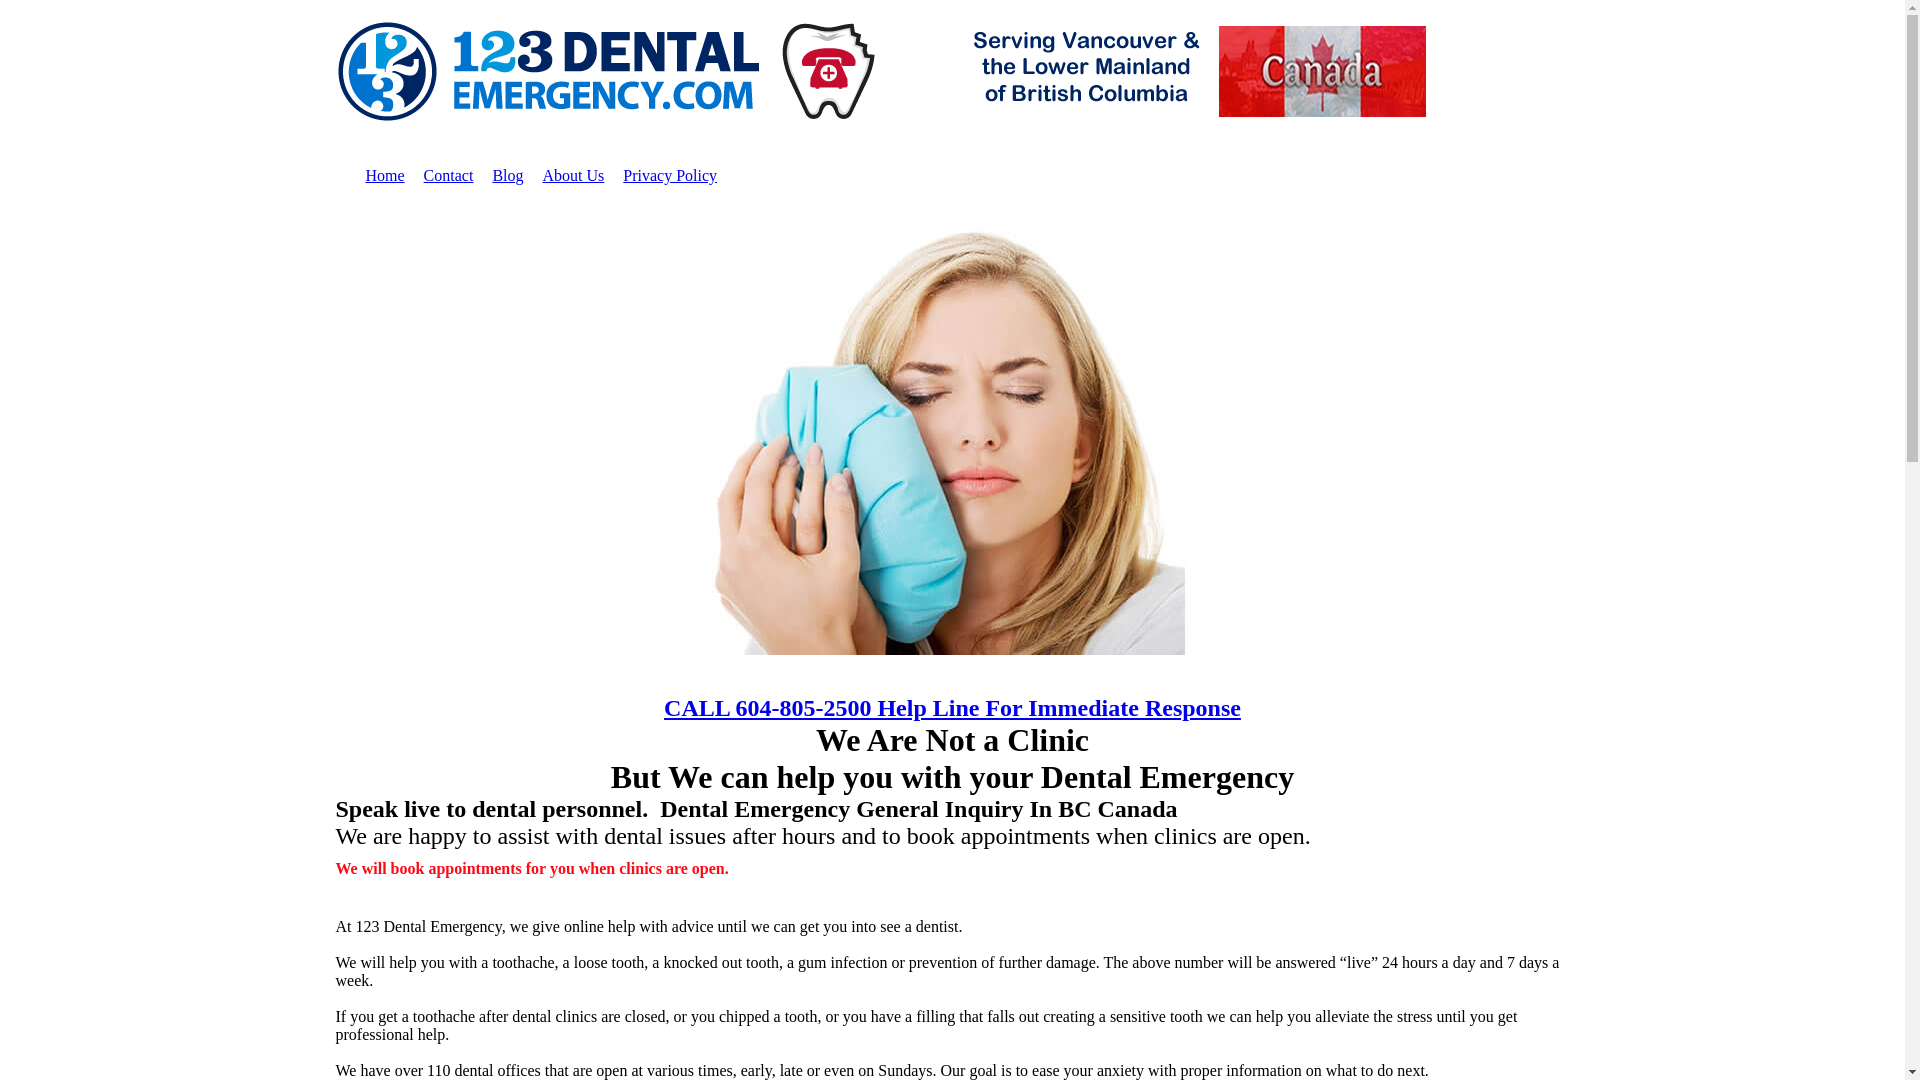 The width and height of the screenshot is (1920, 1080). I want to click on 'CALL 604-805-2500 Help Line For Immediate Response', so click(951, 707).